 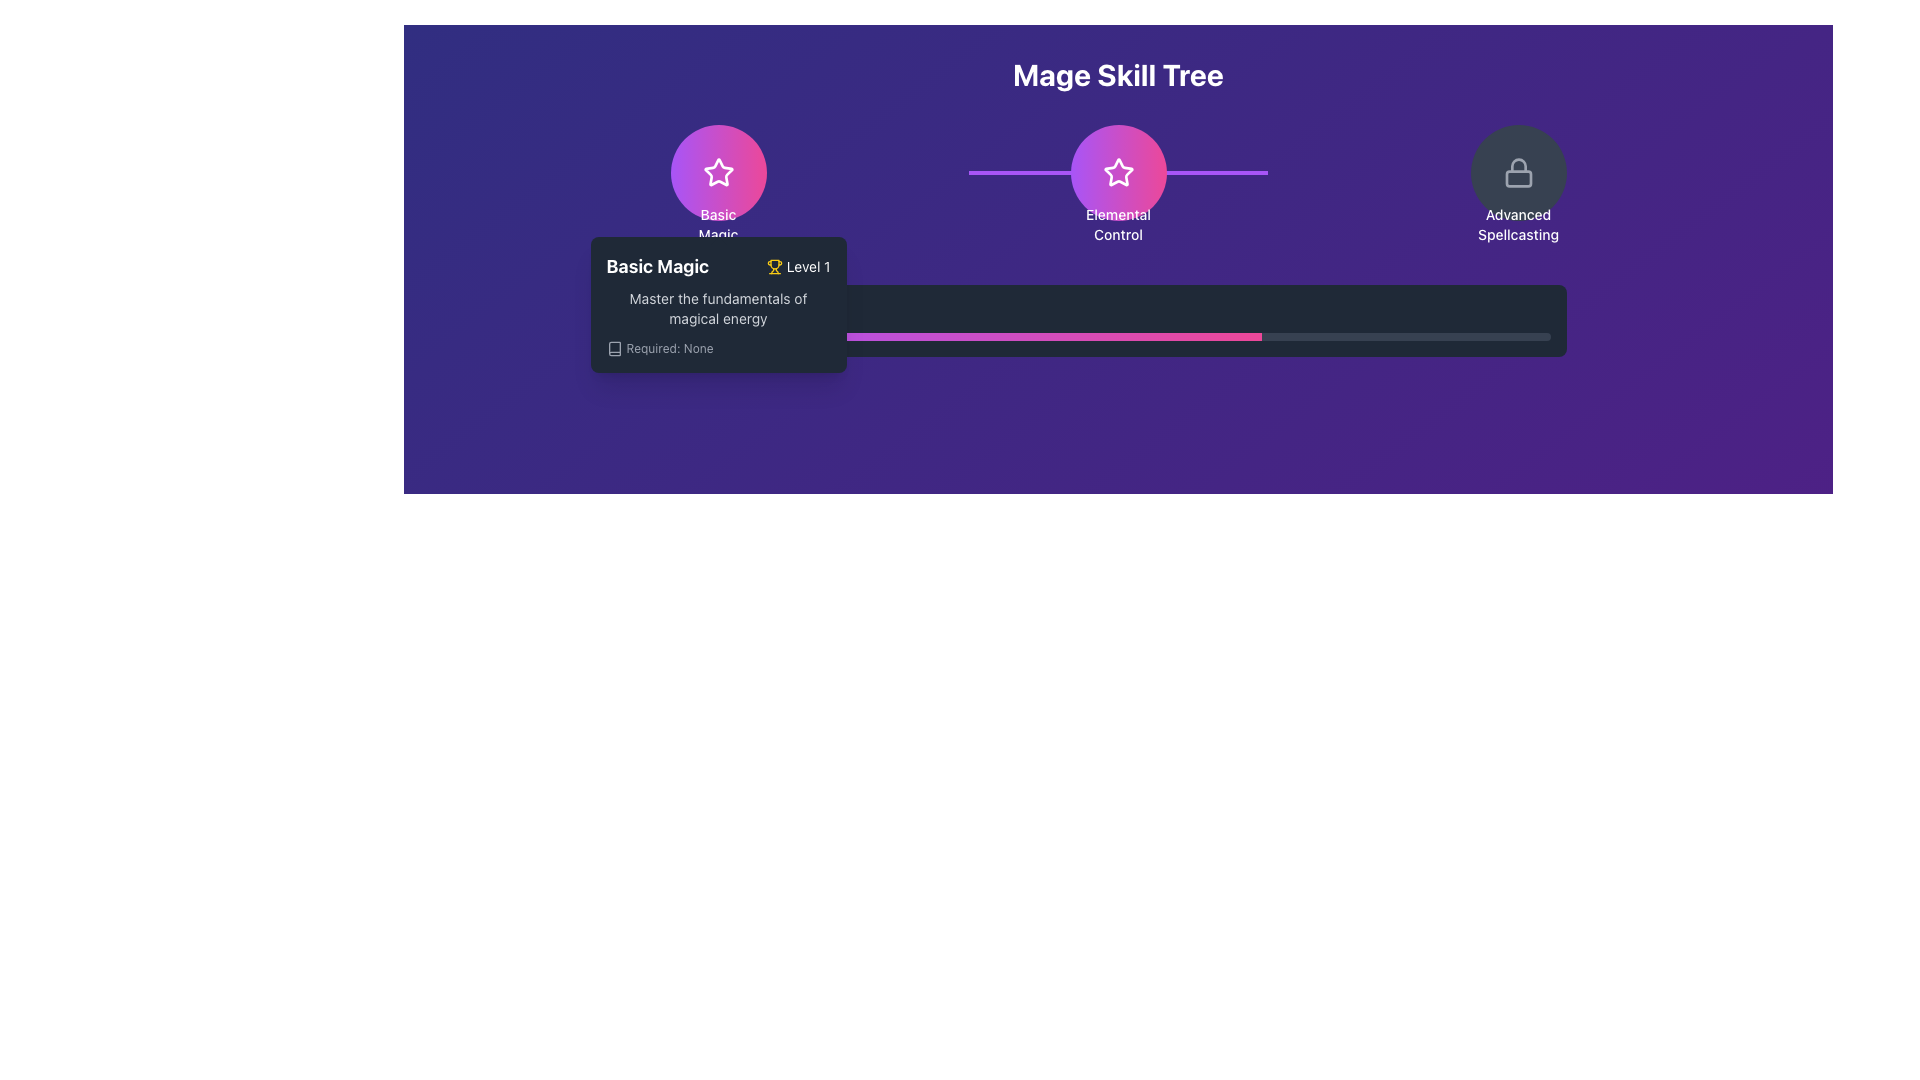 What do you see at coordinates (1518, 172) in the screenshot?
I see `the locked skill icon representing a skill in the skill tree, which is the third item in a horizontal sequence` at bounding box center [1518, 172].